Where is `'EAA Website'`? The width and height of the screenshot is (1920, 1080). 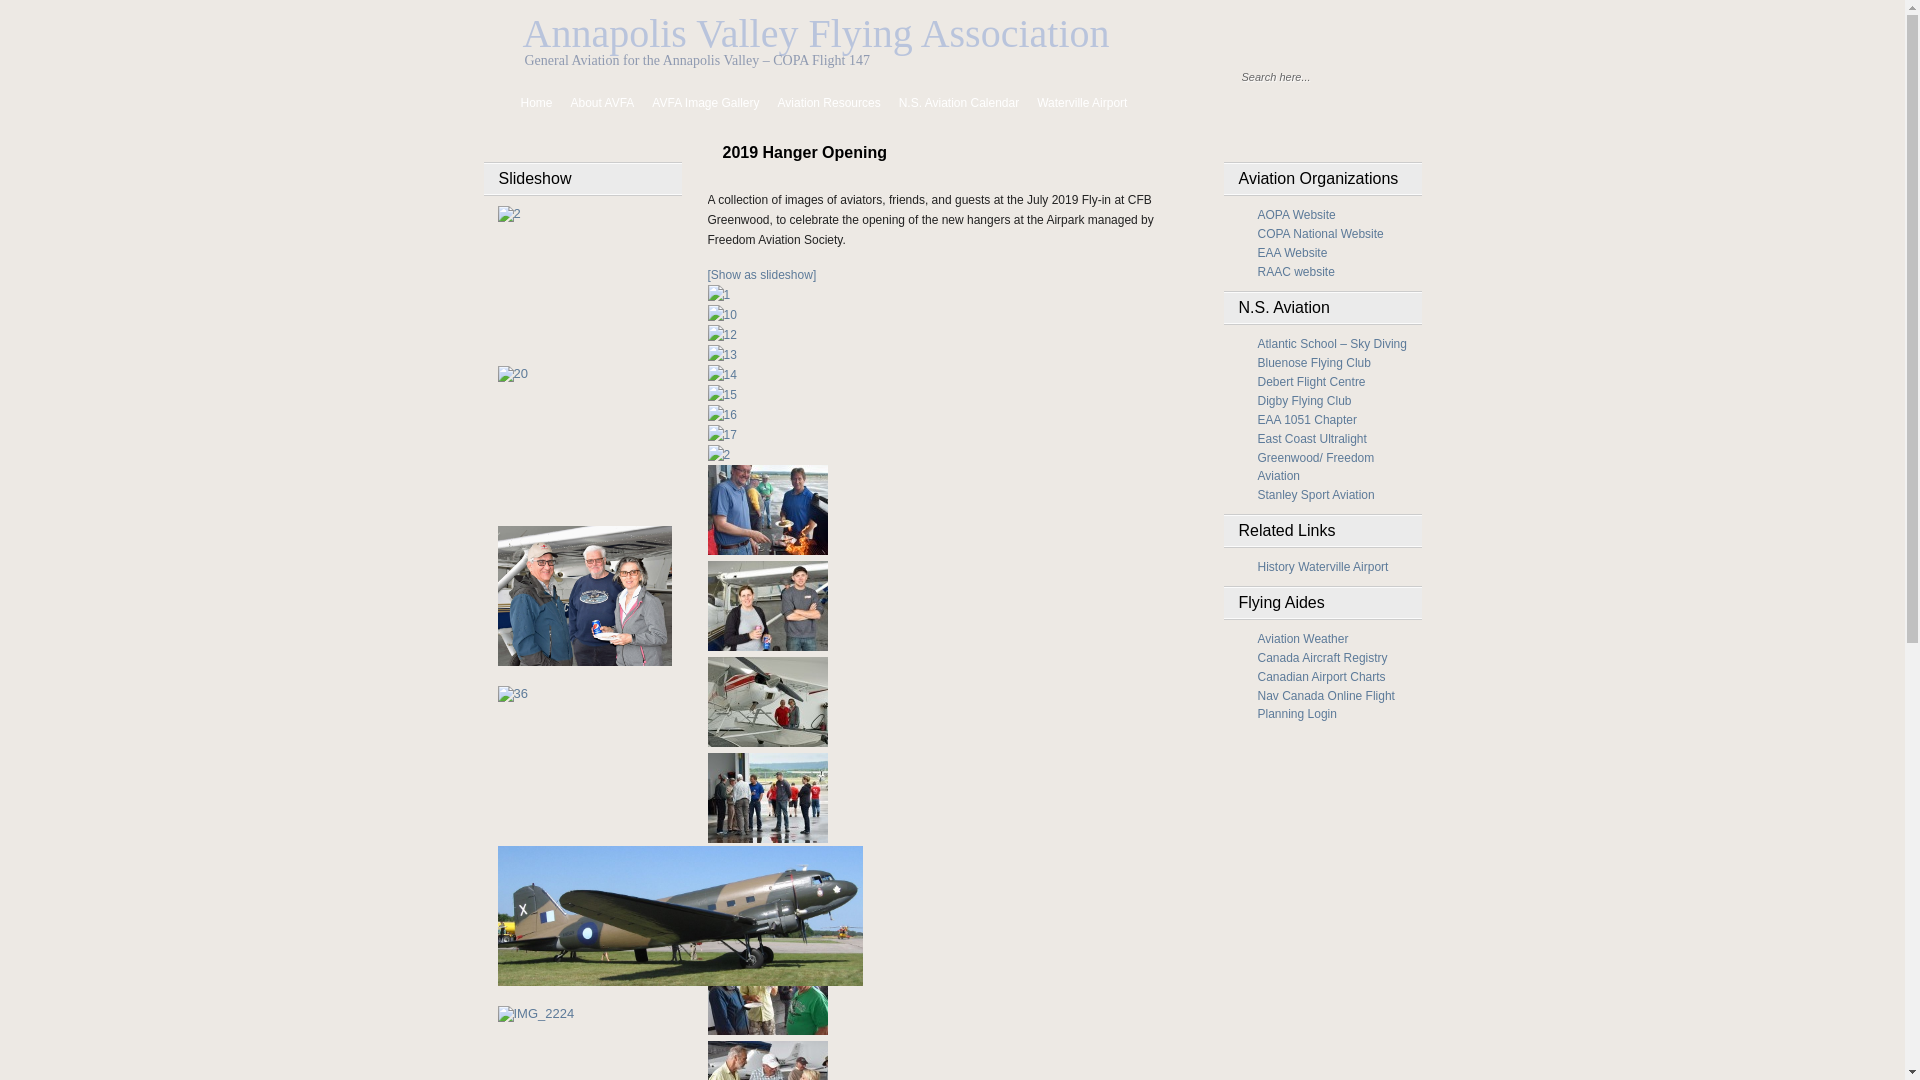 'EAA Website' is located at coordinates (1292, 252).